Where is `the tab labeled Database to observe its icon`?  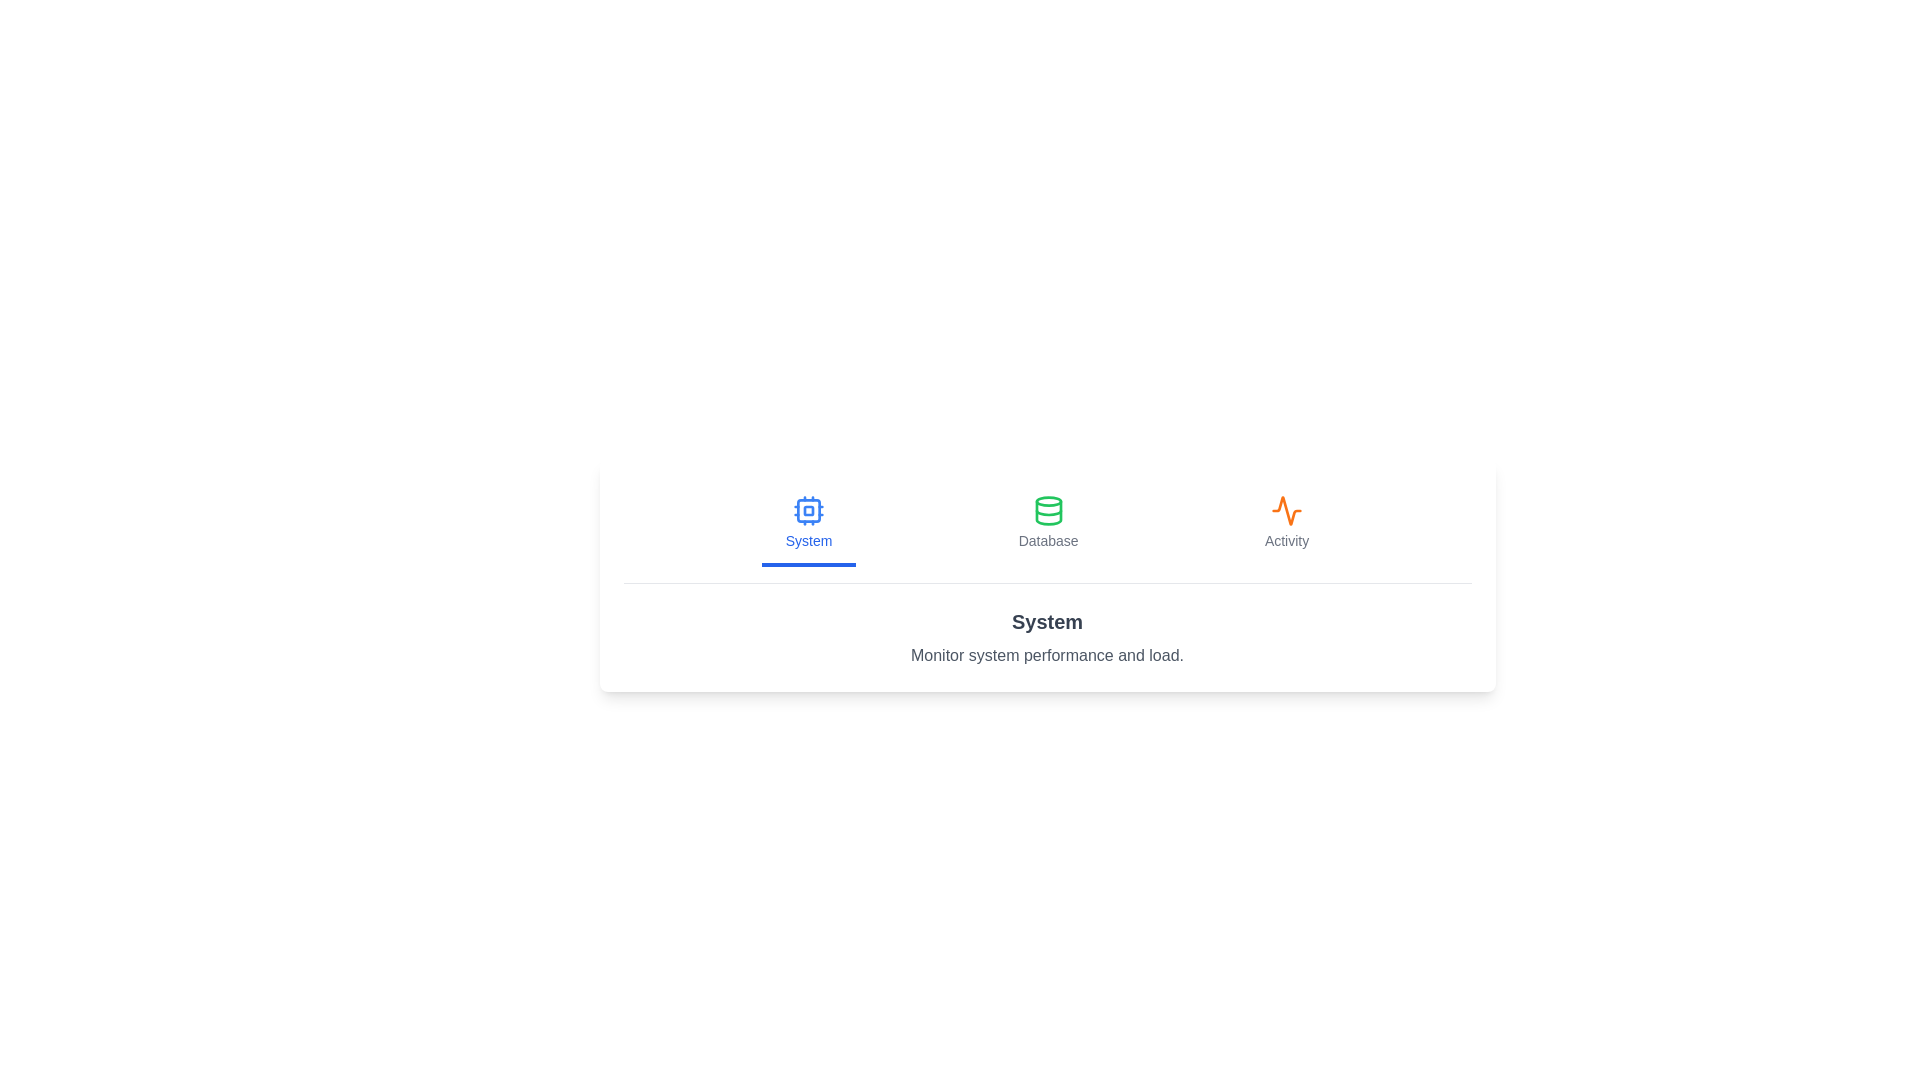
the tab labeled Database to observe its icon is located at coordinates (1046, 523).